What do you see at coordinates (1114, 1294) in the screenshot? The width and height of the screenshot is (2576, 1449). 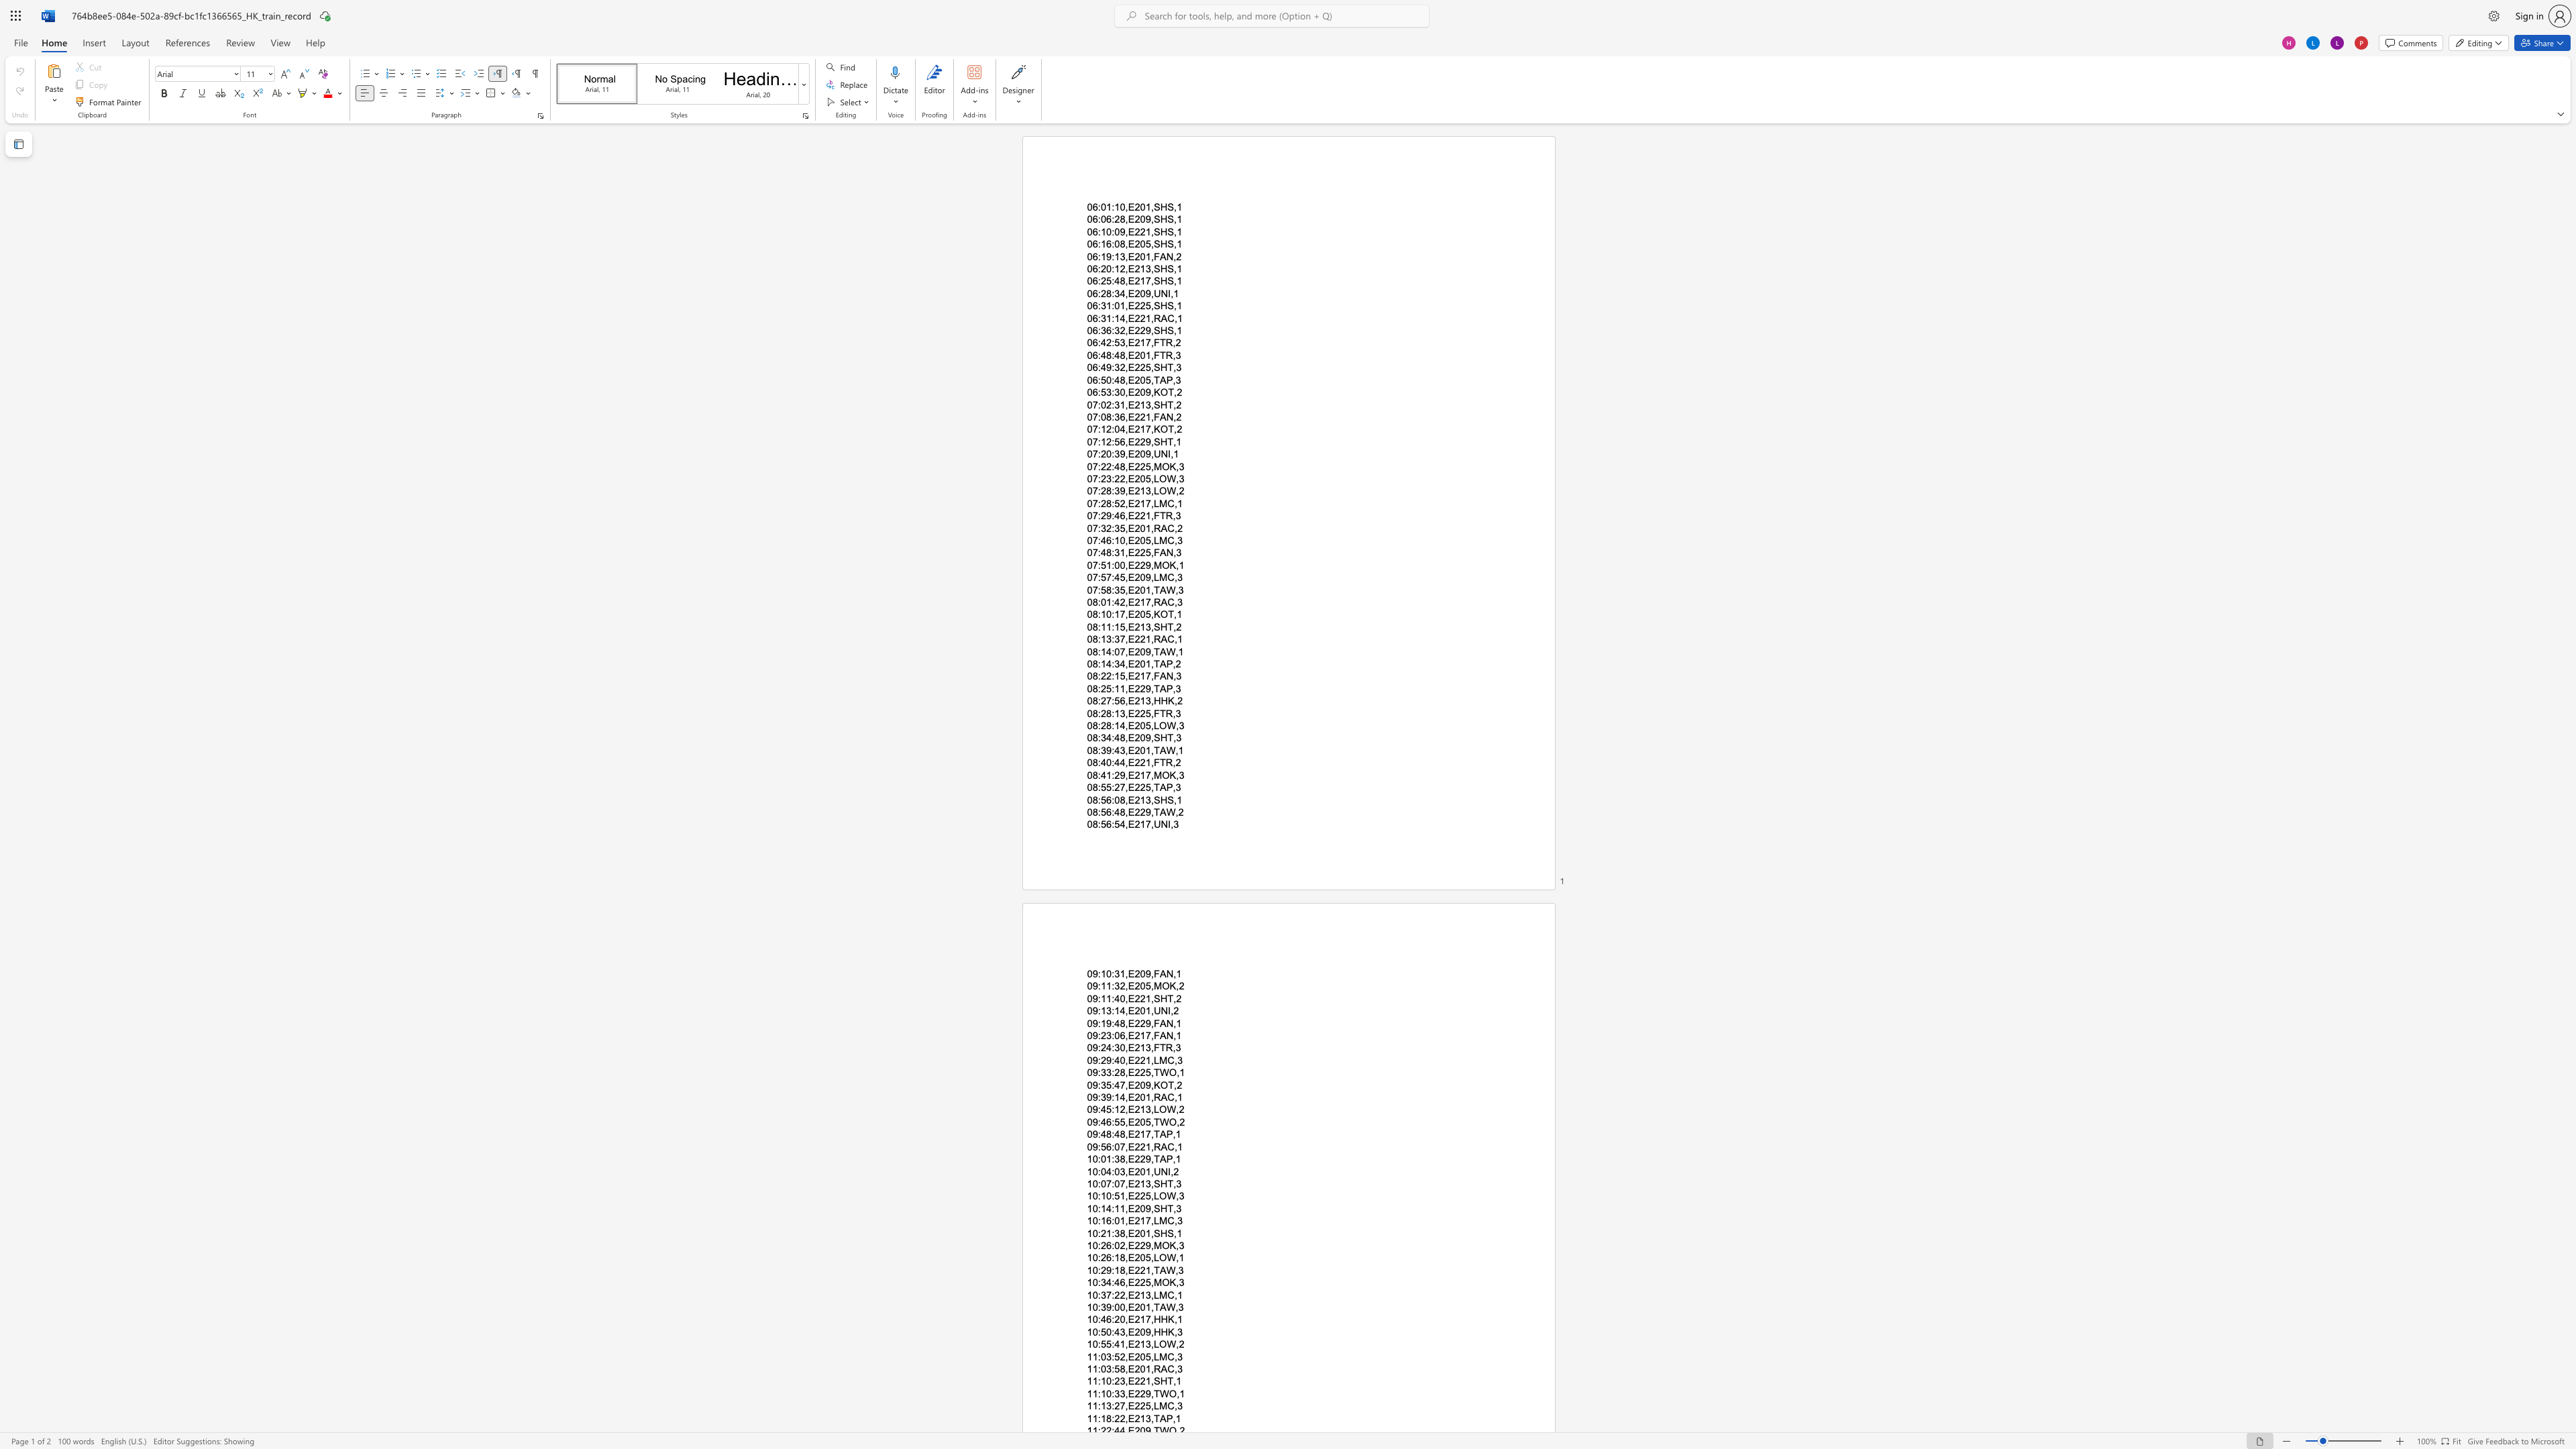 I see `the subset text "22,E213,LMC," within the text "10:37:22,E213,LMC,1"` at bounding box center [1114, 1294].